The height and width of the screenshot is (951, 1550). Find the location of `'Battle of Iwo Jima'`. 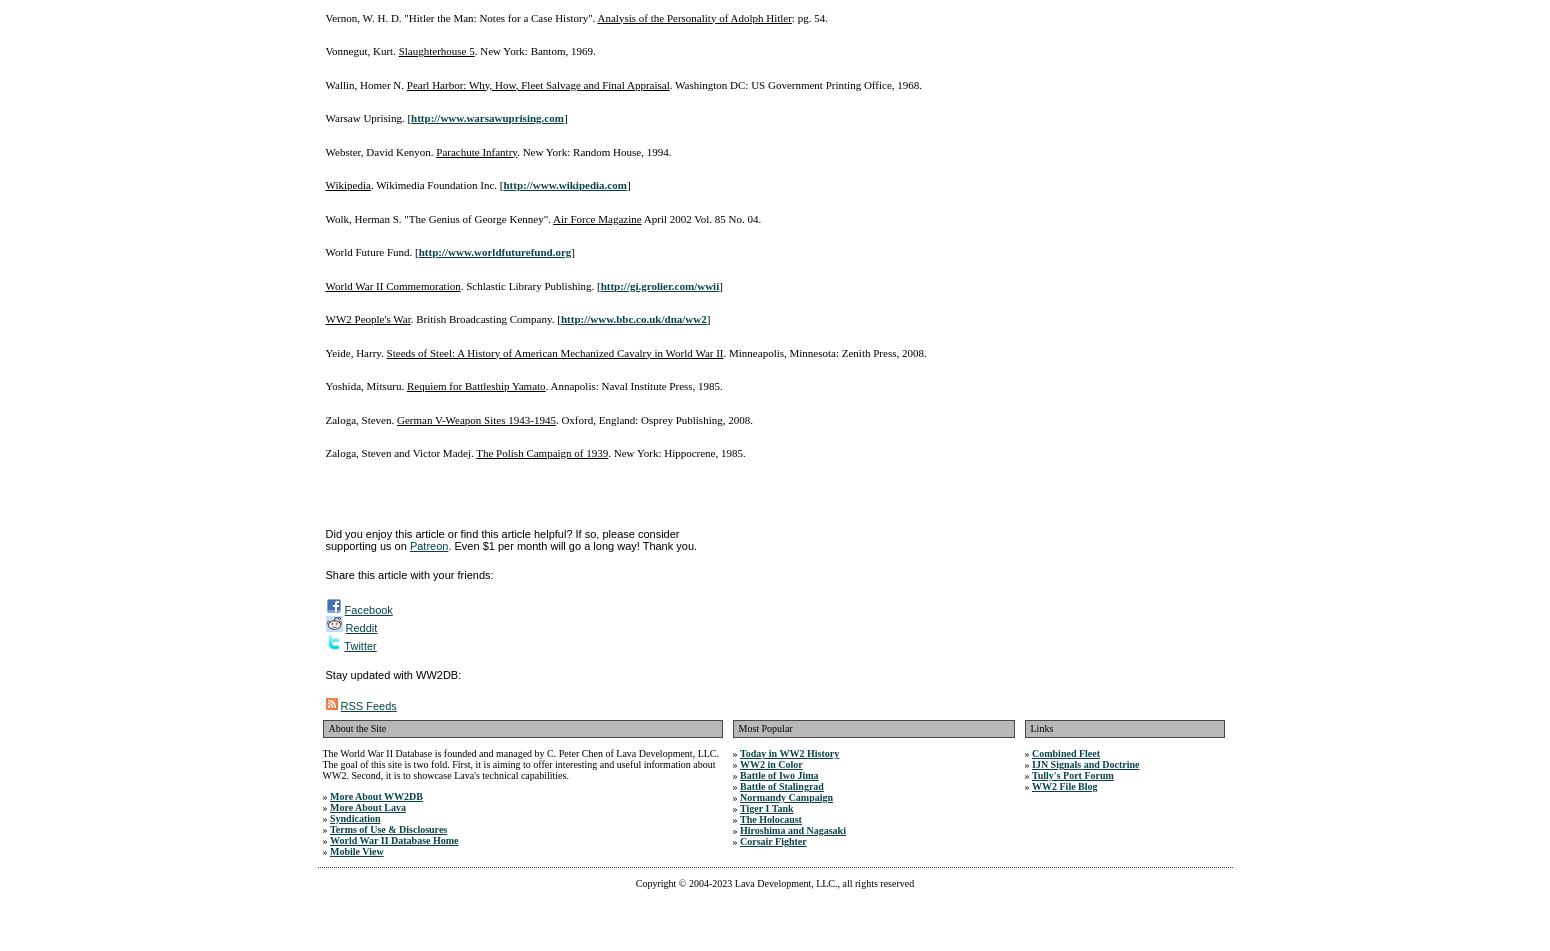

'Battle of Iwo Jima' is located at coordinates (778, 774).